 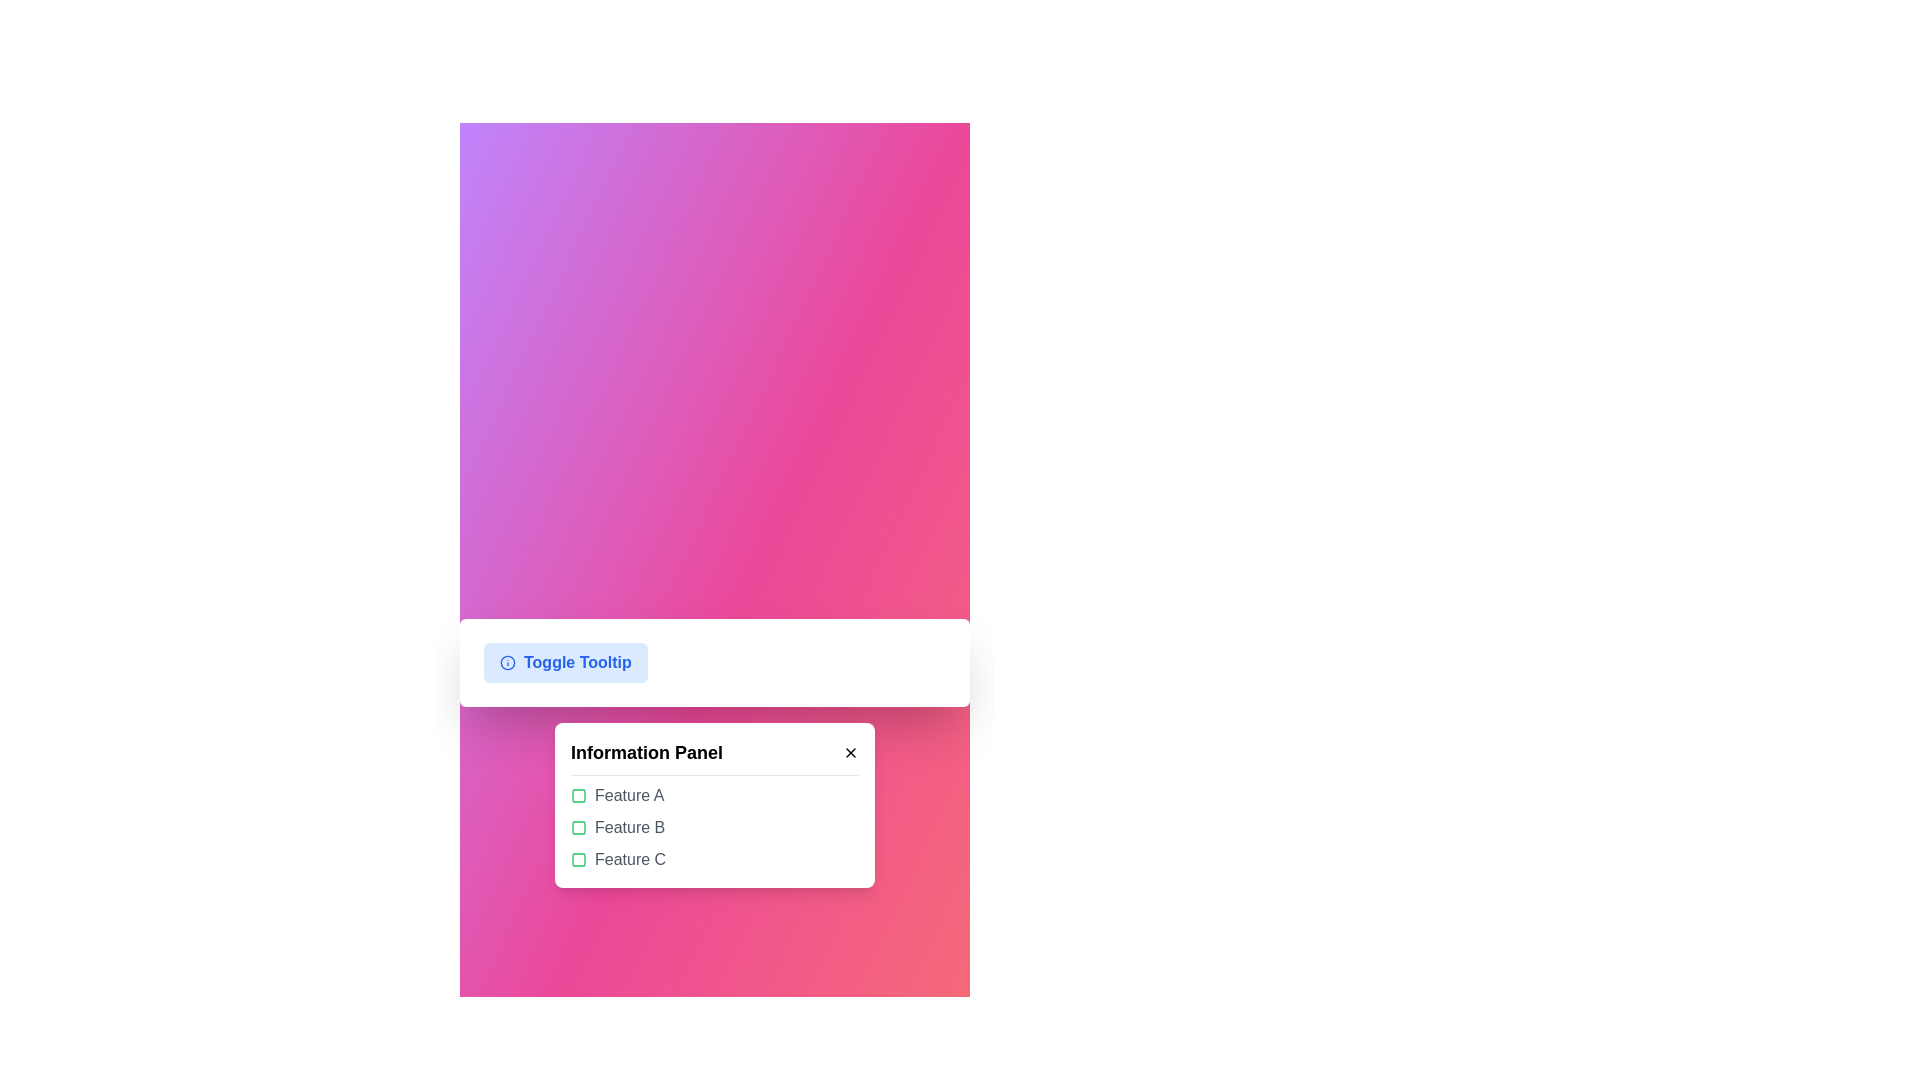 What do you see at coordinates (578, 859) in the screenshot?
I see `the green square icon adjacent to the label 'Feature C' at the bottom of the 'Information Panel'` at bounding box center [578, 859].